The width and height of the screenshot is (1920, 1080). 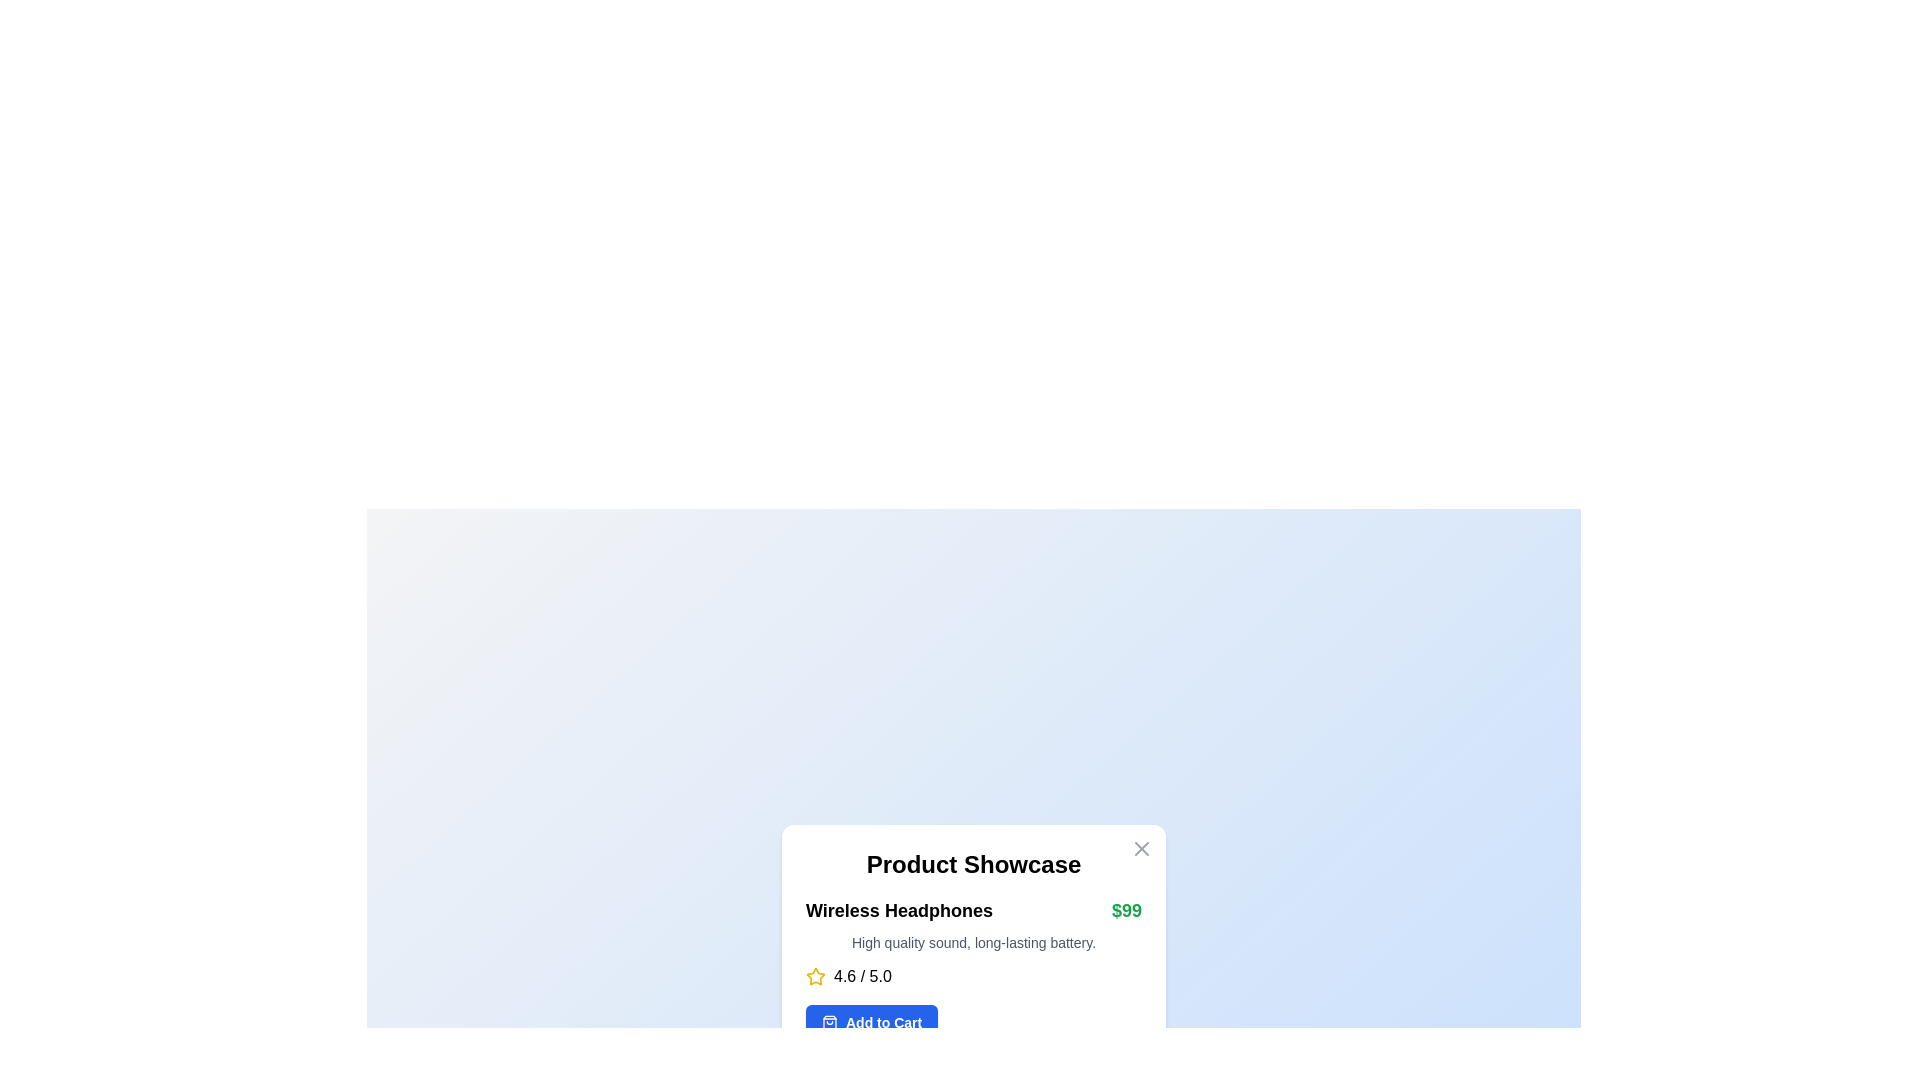 What do you see at coordinates (1142, 848) in the screenshot?
I see `the 'X' shaped SVG vector graphic located in the top right corner of the card-style user interface` at bounding box center [1142, 848].